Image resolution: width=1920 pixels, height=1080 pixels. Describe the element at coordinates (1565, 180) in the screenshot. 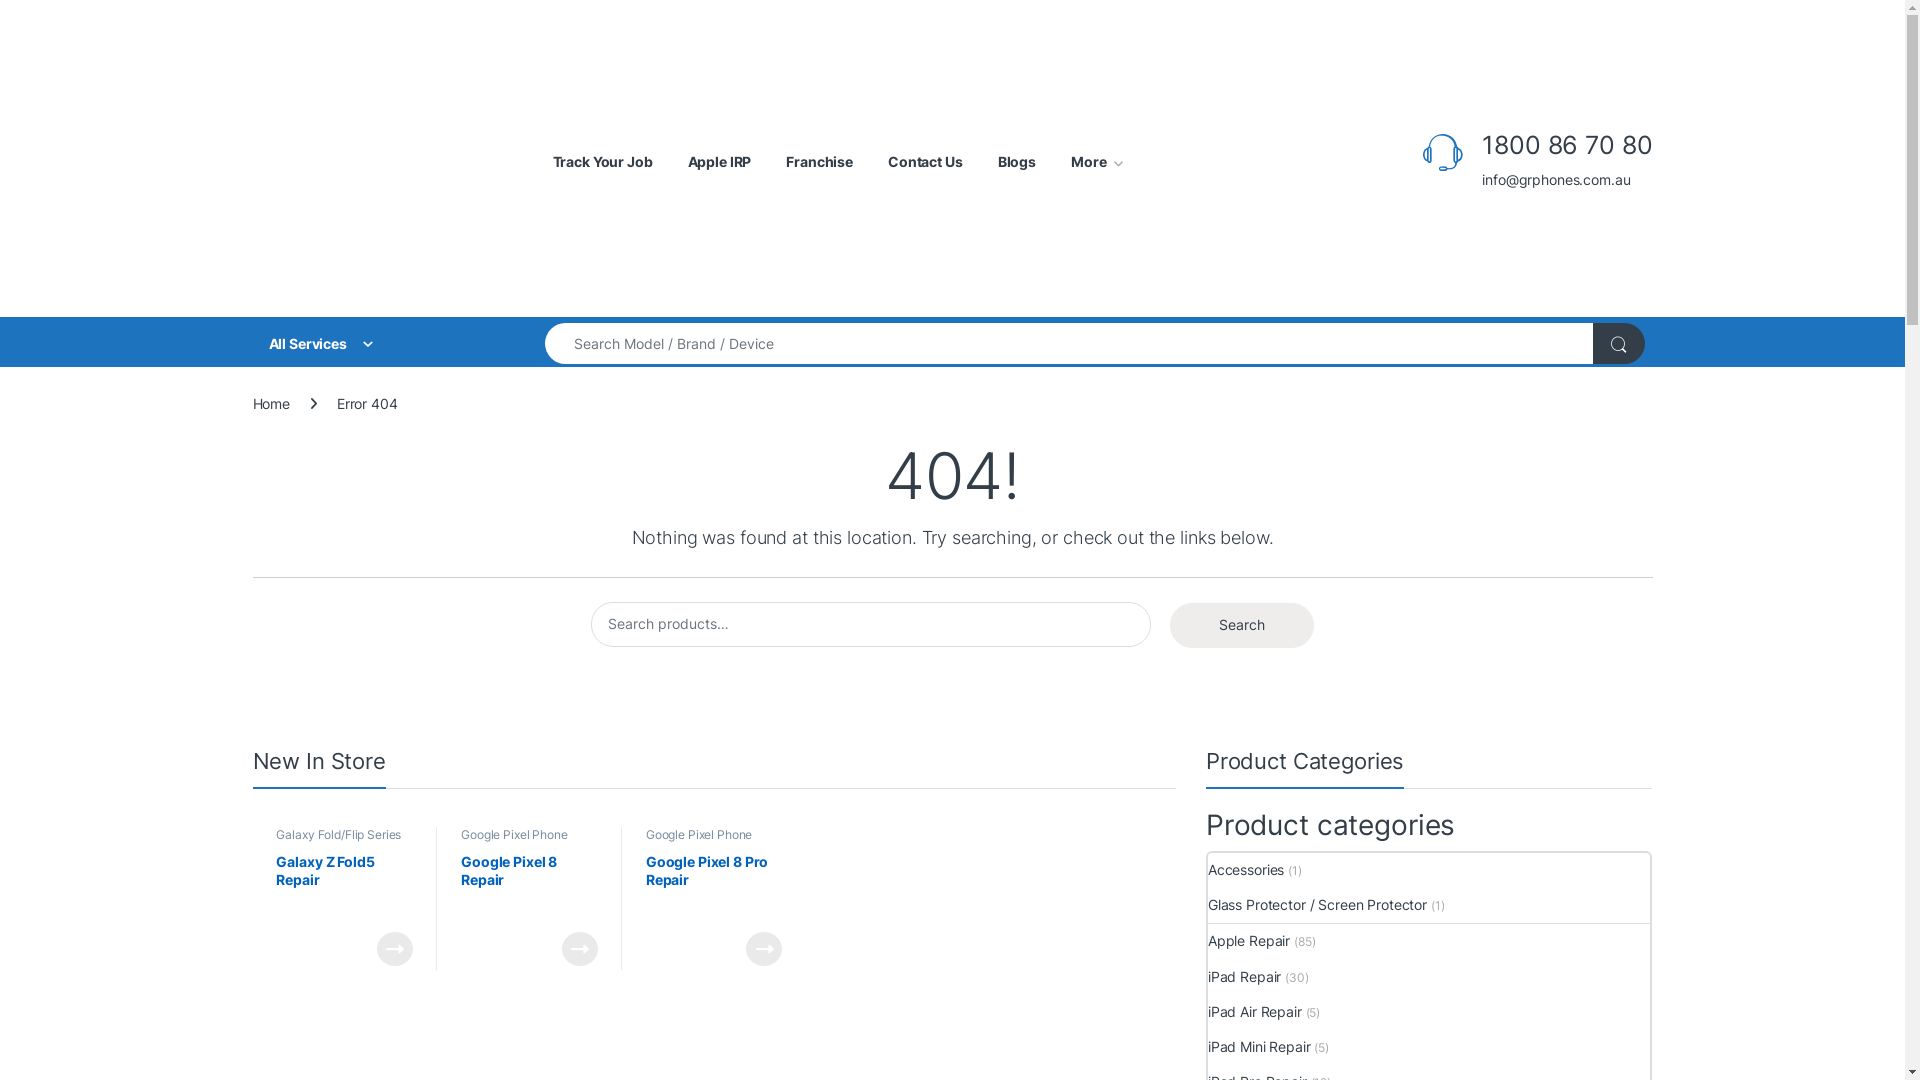

I see `'info@grphones.com.au'` at that location.